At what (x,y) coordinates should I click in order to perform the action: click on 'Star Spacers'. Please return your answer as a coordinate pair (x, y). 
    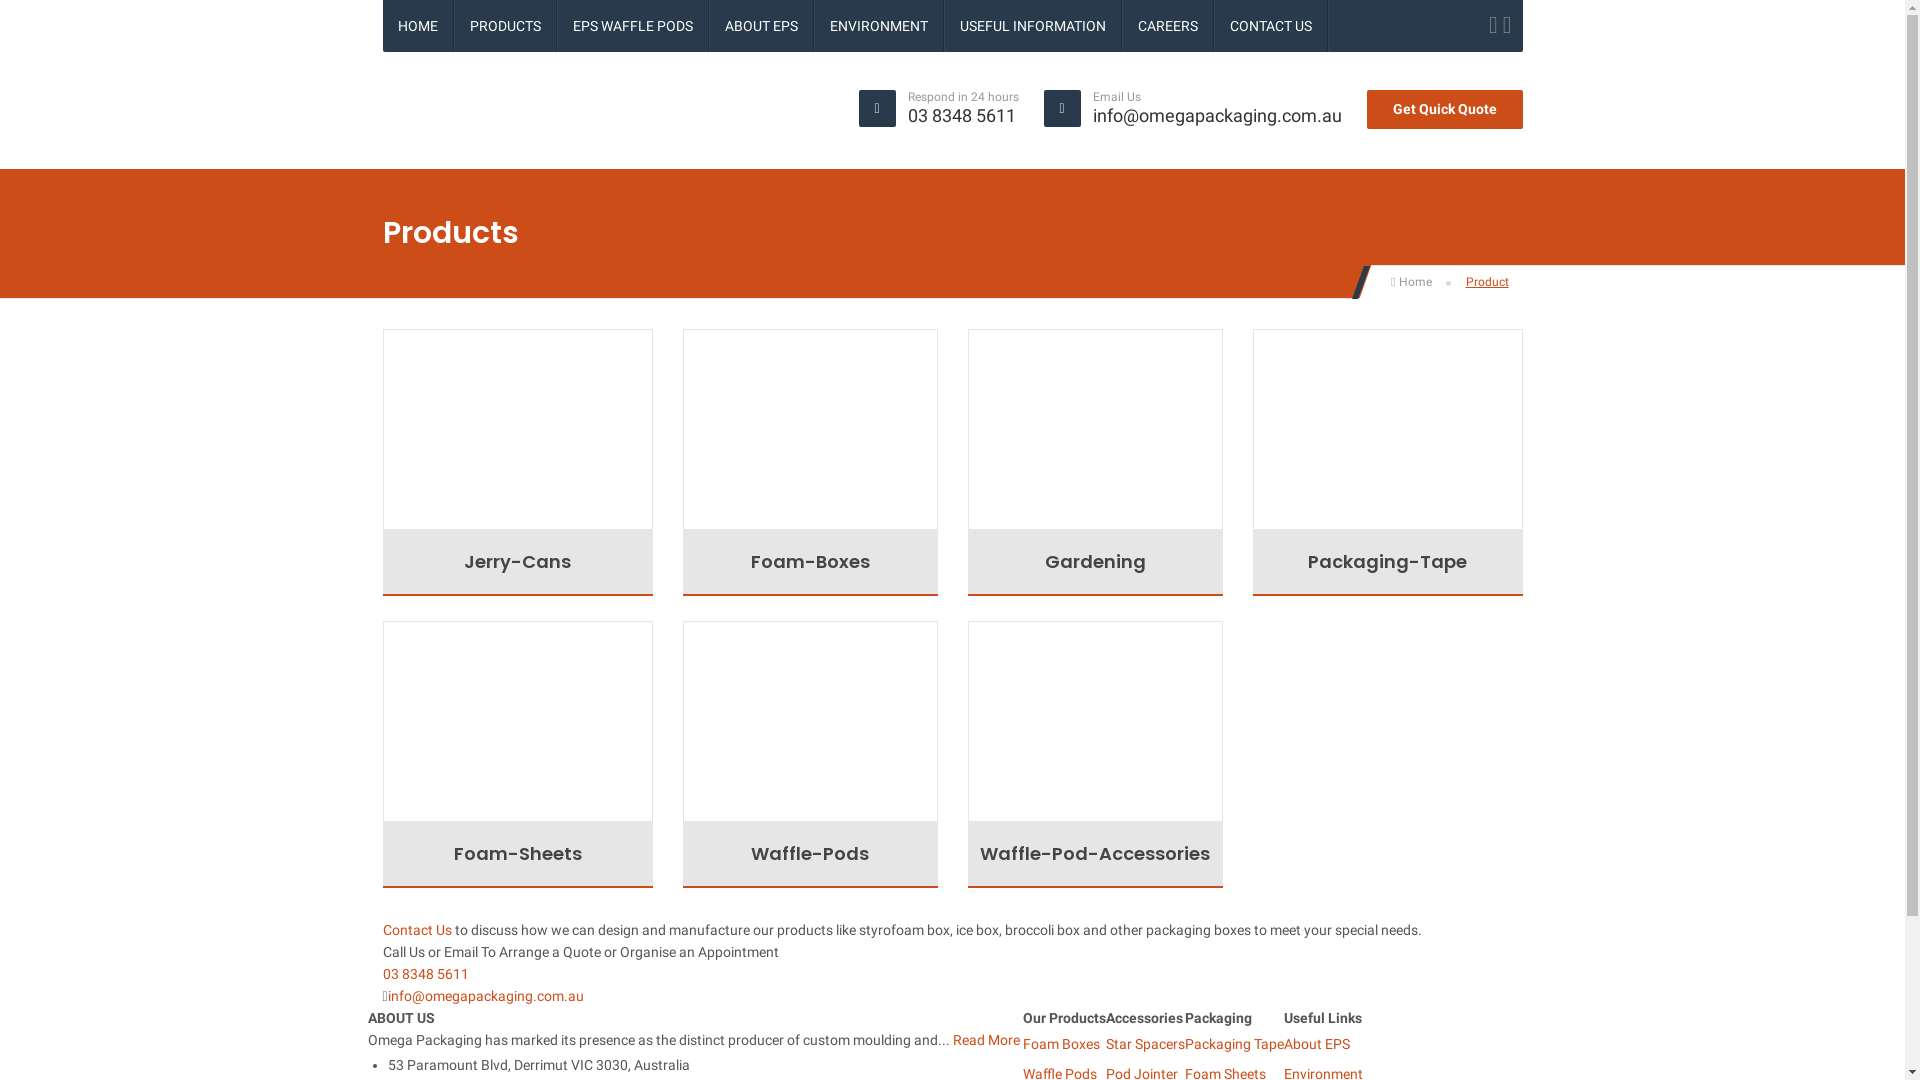
    Looking at the image, I should click on (1145, 1043).